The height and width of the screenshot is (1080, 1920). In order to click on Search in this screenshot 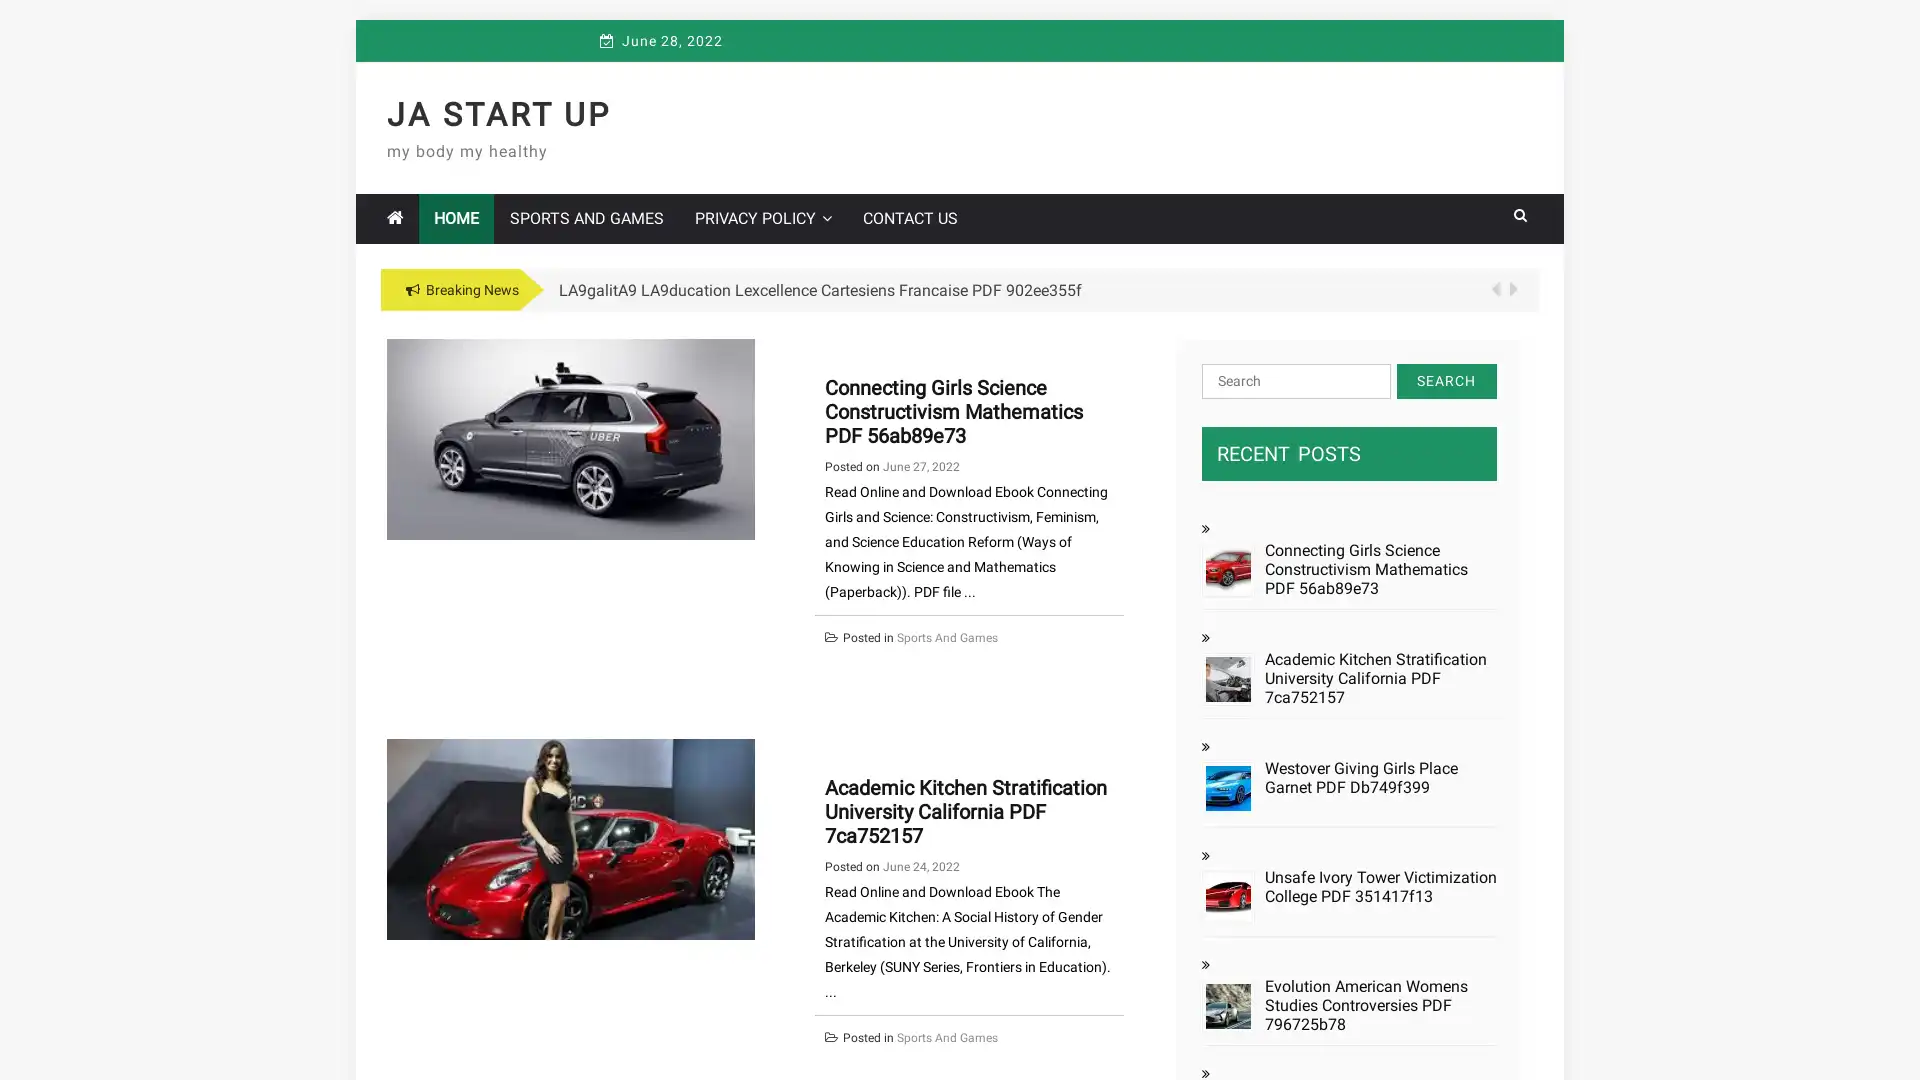, I will do `click(1445, 380)`.